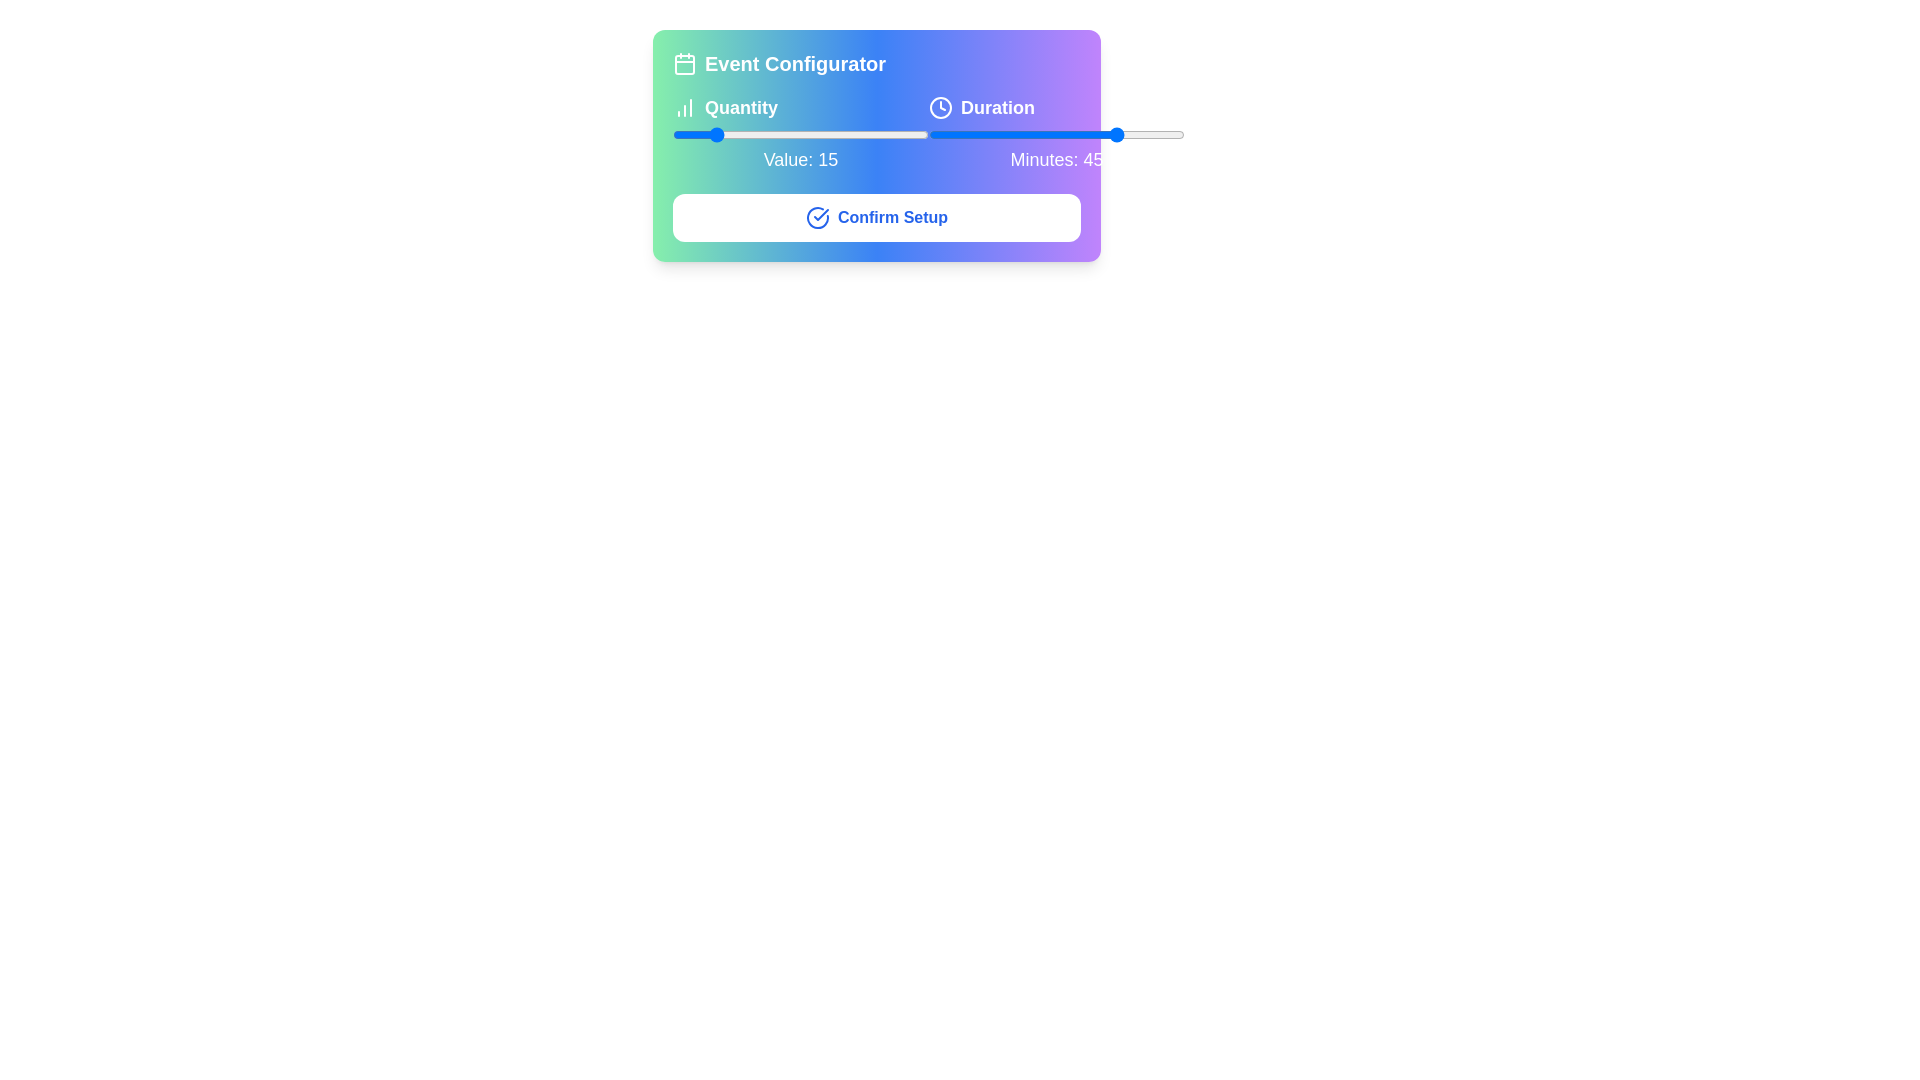 This screenshot has width=1920, height=1080. I want to click on the duration, so click(1047, 135).